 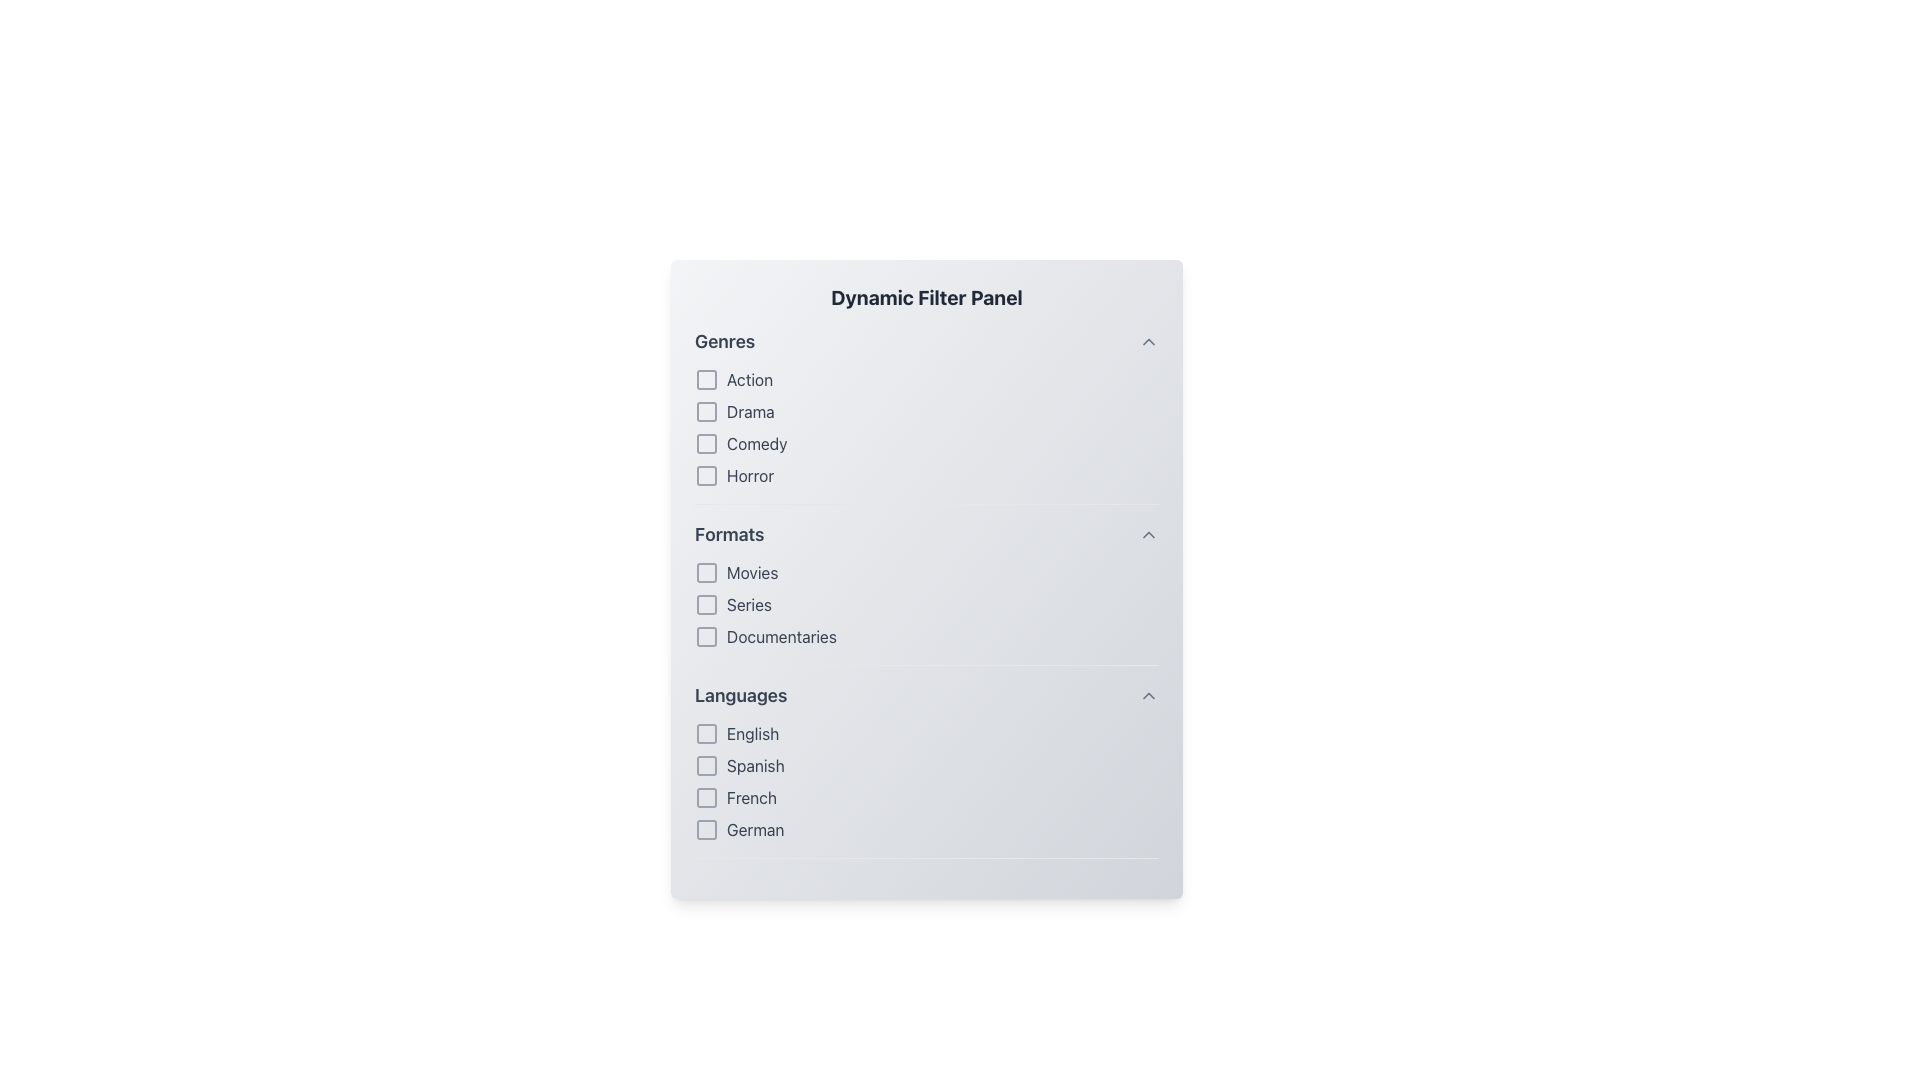 What do you see at coordinates (1148, 534) in the screenshot?
I see `the collapse/expand button located at the far-right of the 'Formats' section header` at bounding box center [1148, 534].